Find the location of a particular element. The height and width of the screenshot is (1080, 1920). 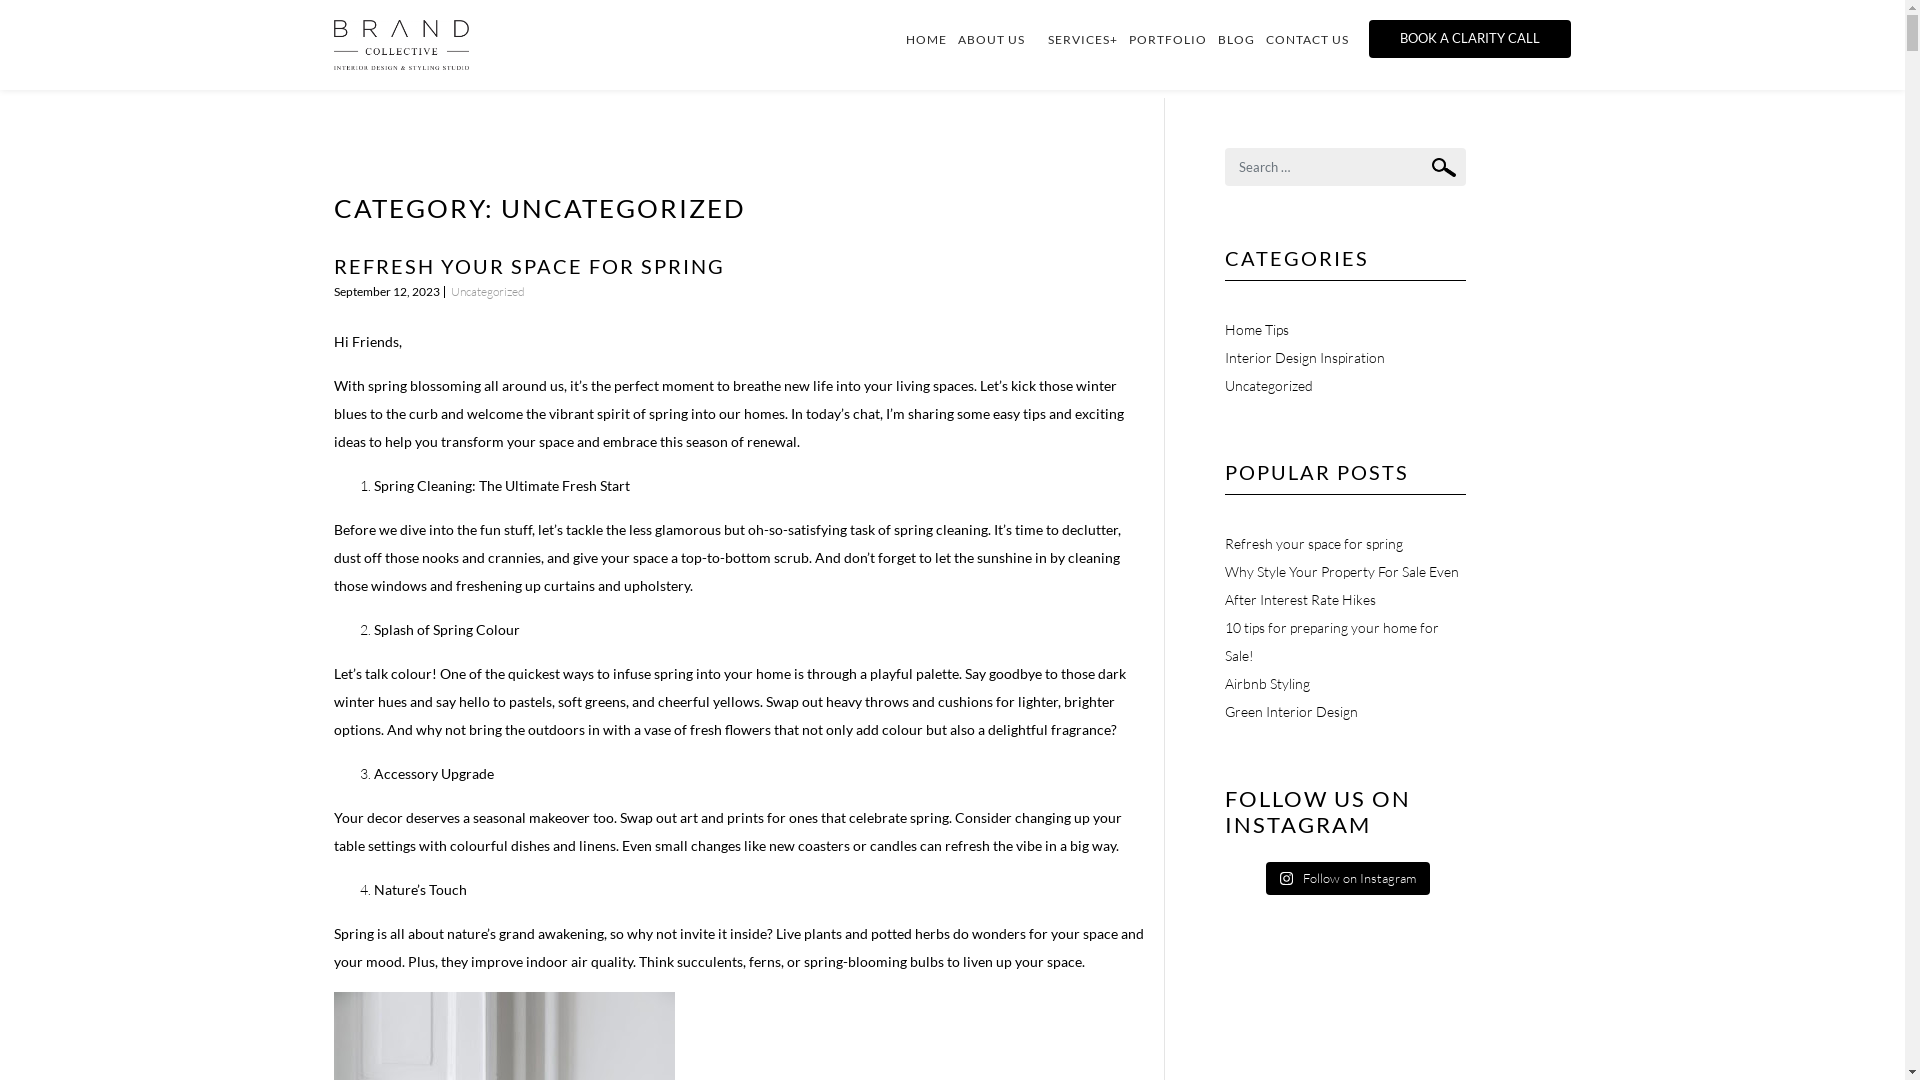

'BLOG' is located at coordinates (1241, 39).